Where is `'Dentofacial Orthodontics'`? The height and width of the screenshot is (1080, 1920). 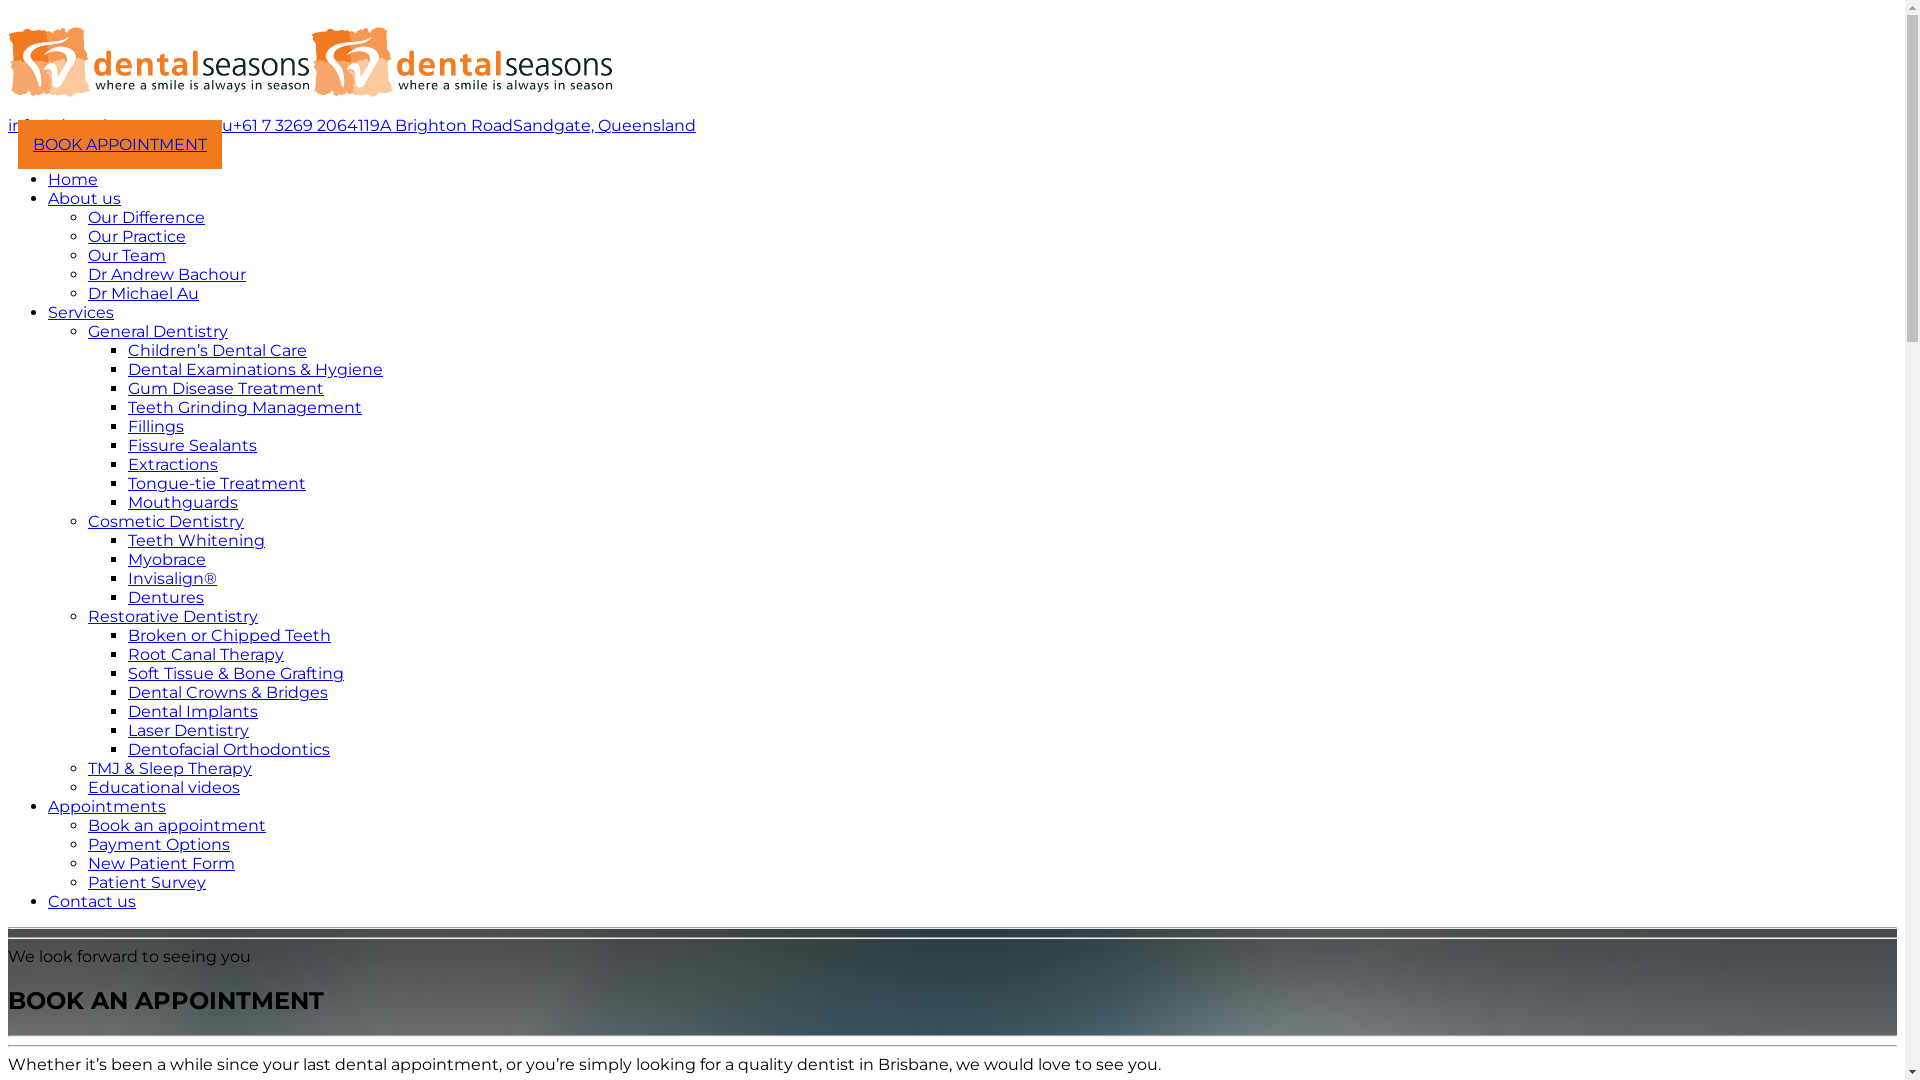
'Dentofacial Orthodontics' is located at coordinates (229, 749).